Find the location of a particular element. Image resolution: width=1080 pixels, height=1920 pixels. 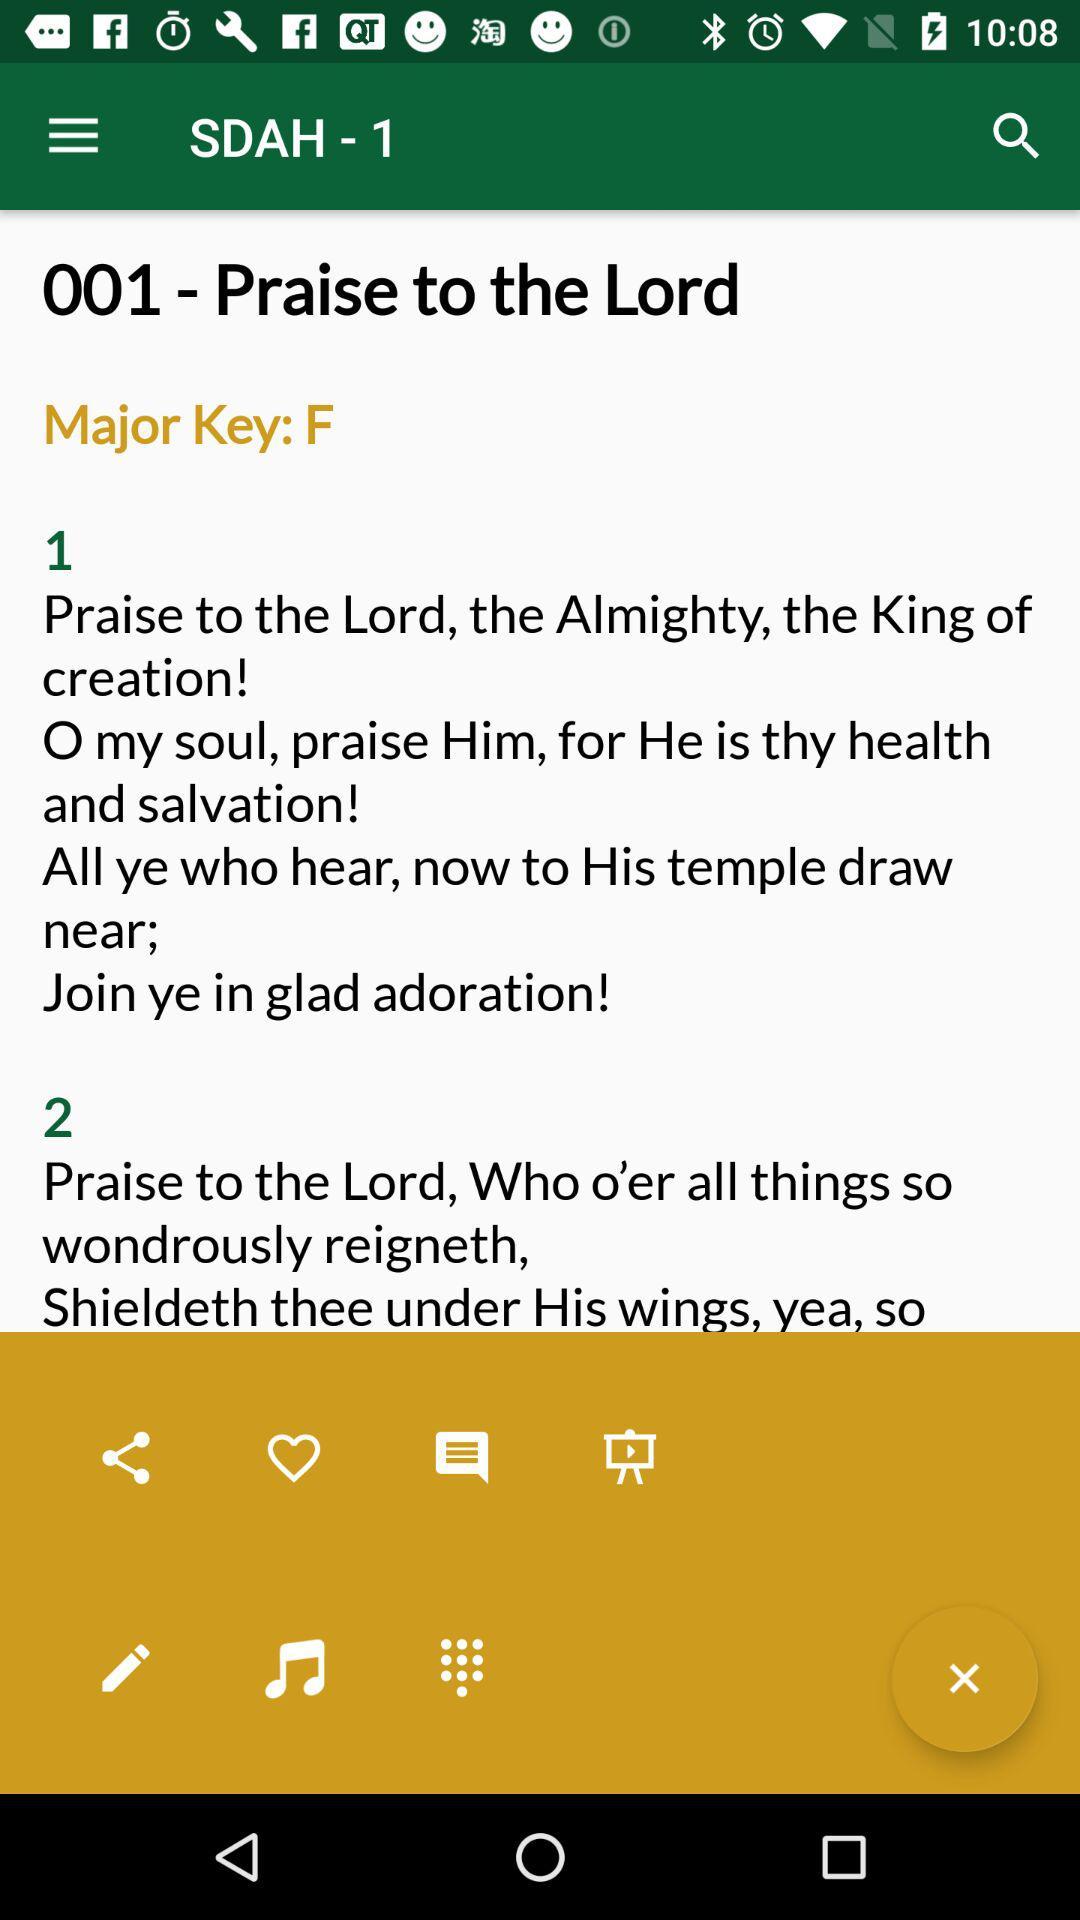

share the passage is located at coordinates (126, 1458).